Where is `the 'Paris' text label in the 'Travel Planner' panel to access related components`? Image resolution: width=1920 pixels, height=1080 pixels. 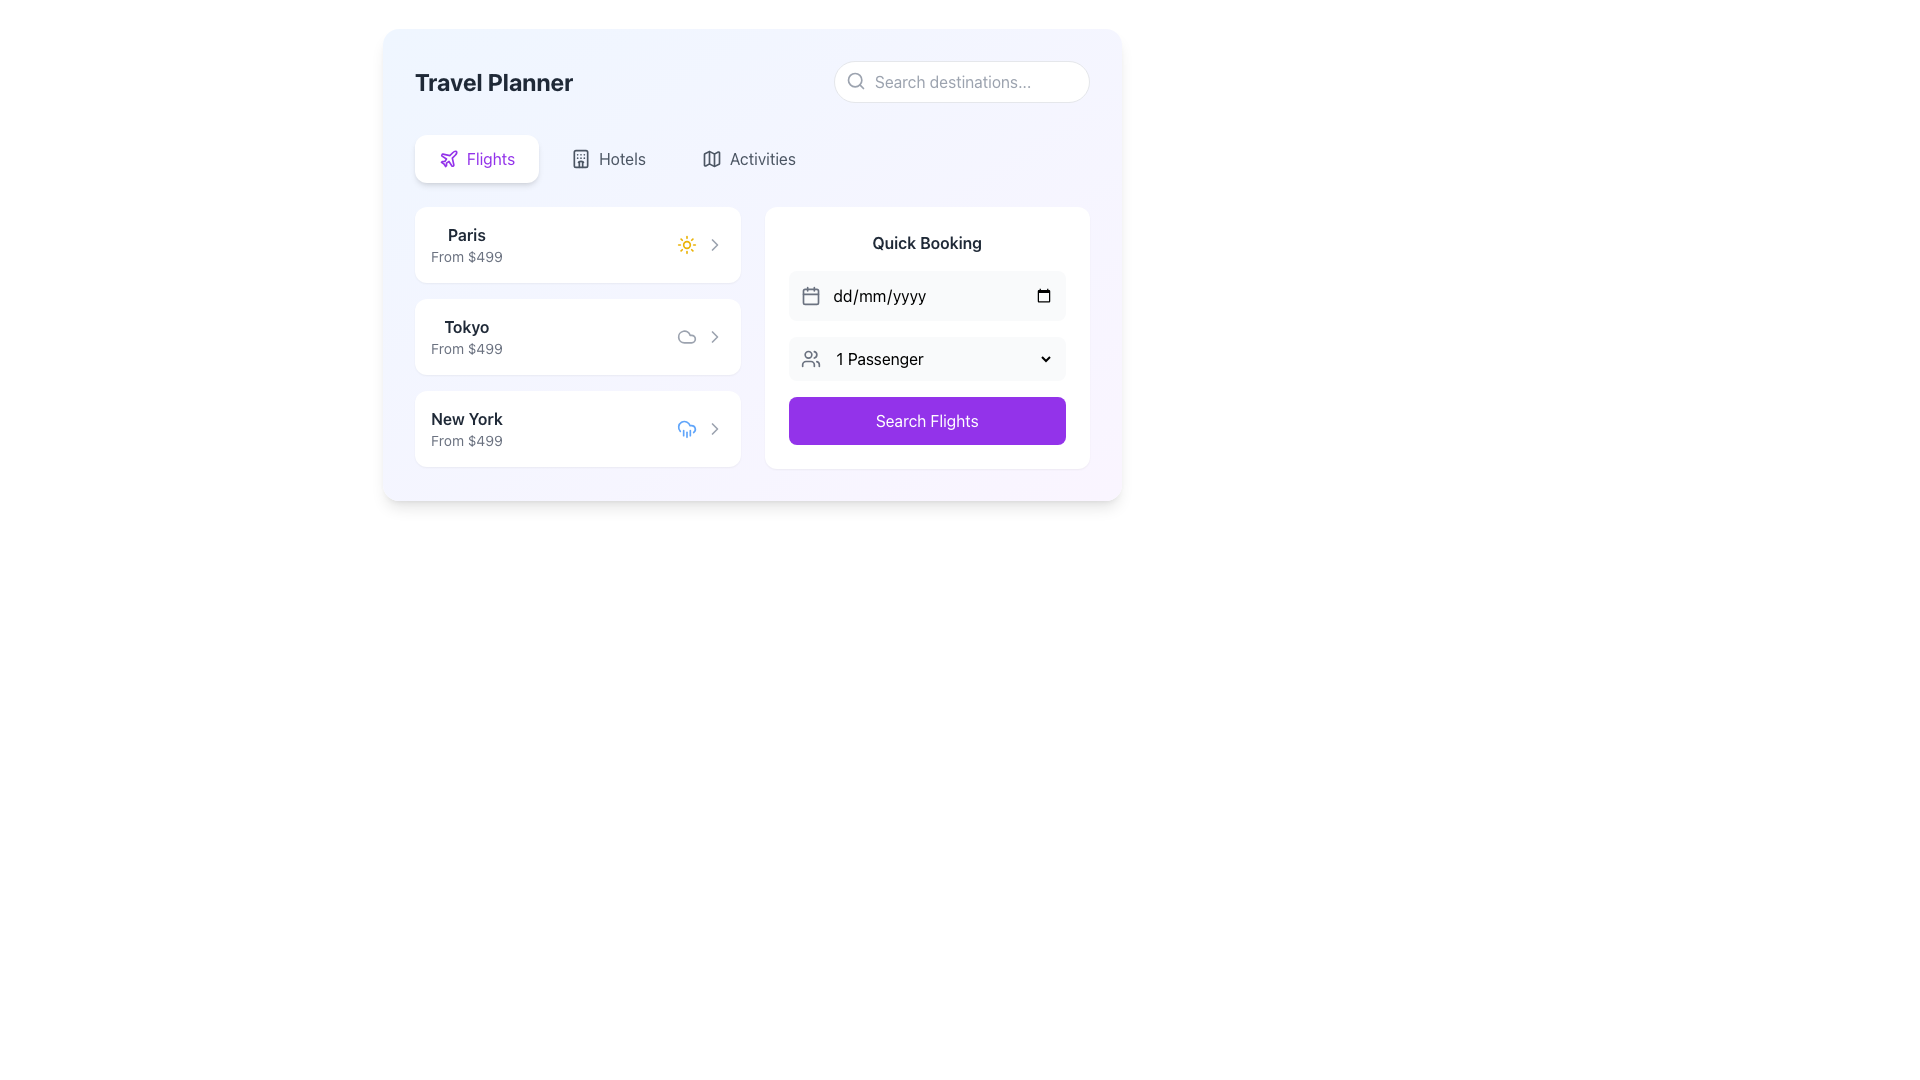
the 'Paris' text label in the 'Travel Planner' panel to access related components is located at coordinates (465, 234).